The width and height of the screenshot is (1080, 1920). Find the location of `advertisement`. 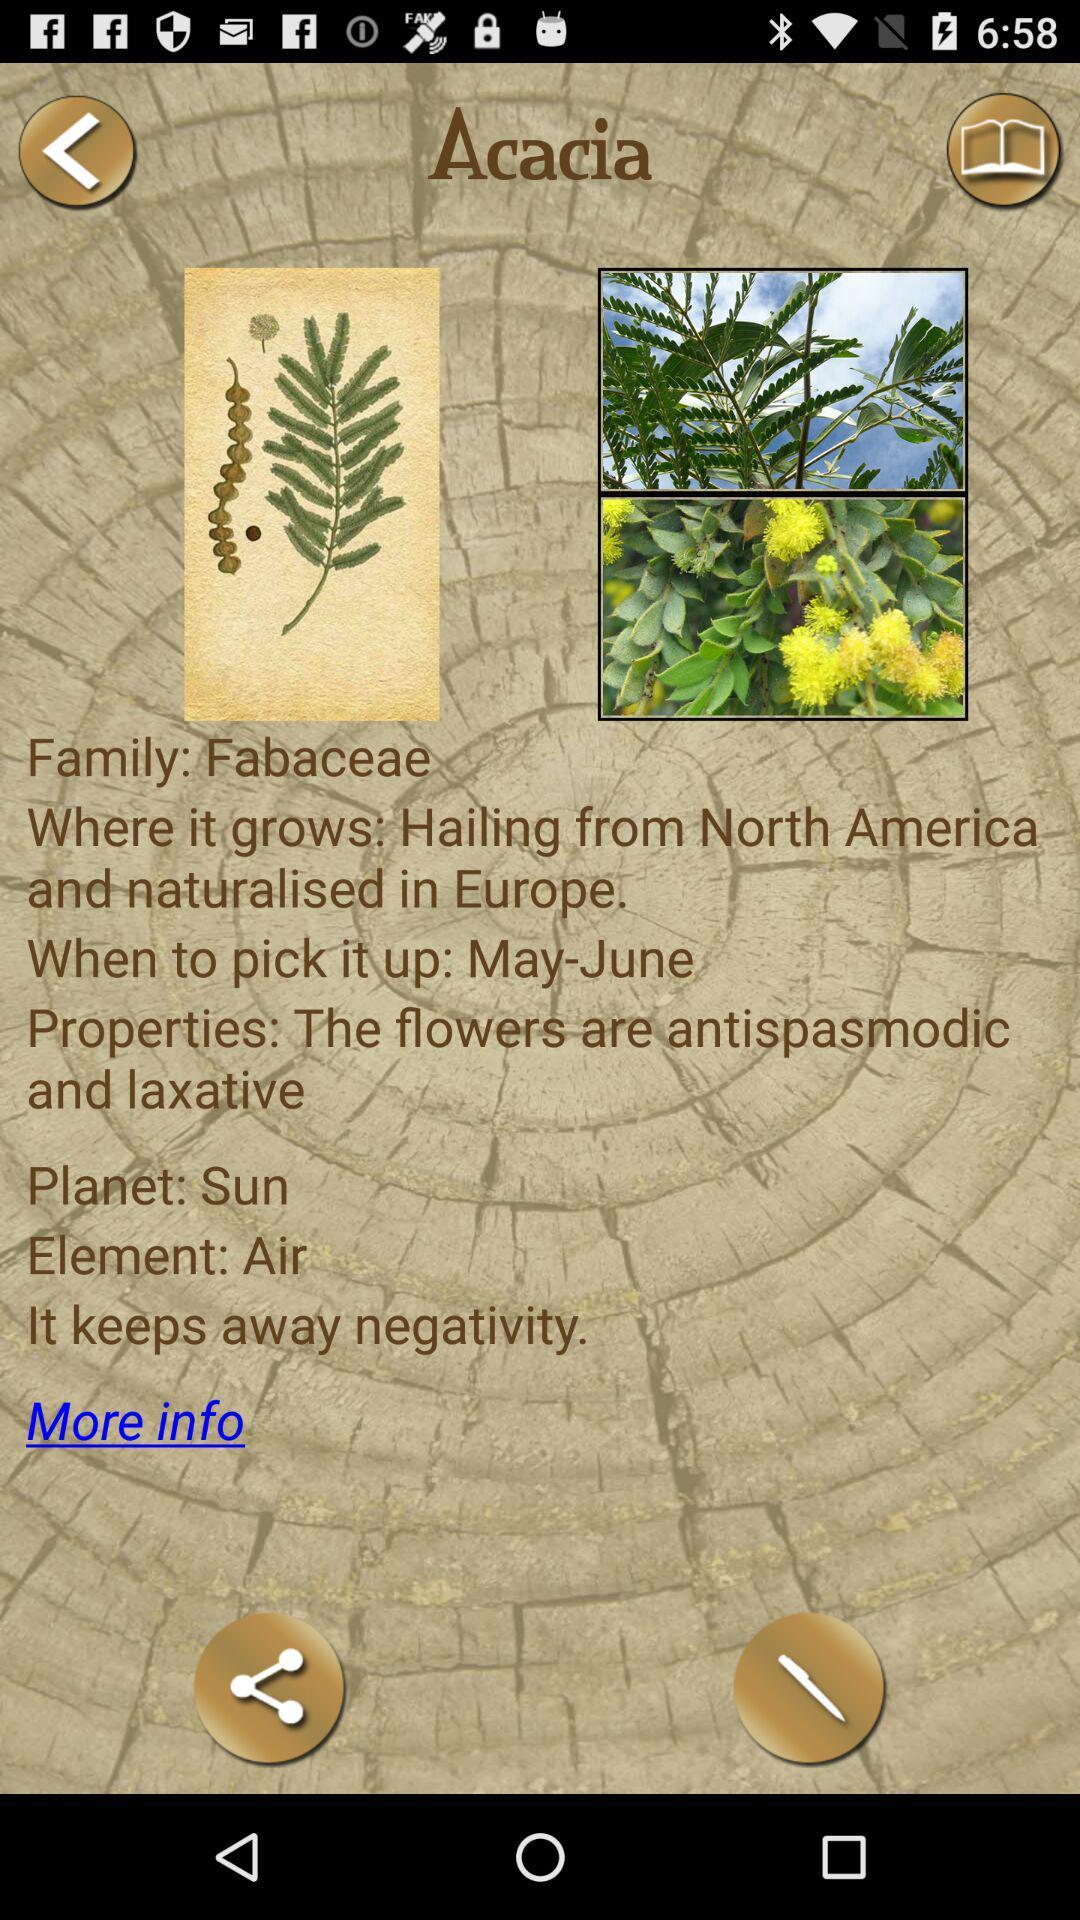

advertisement is located at coordinates (782, 606).